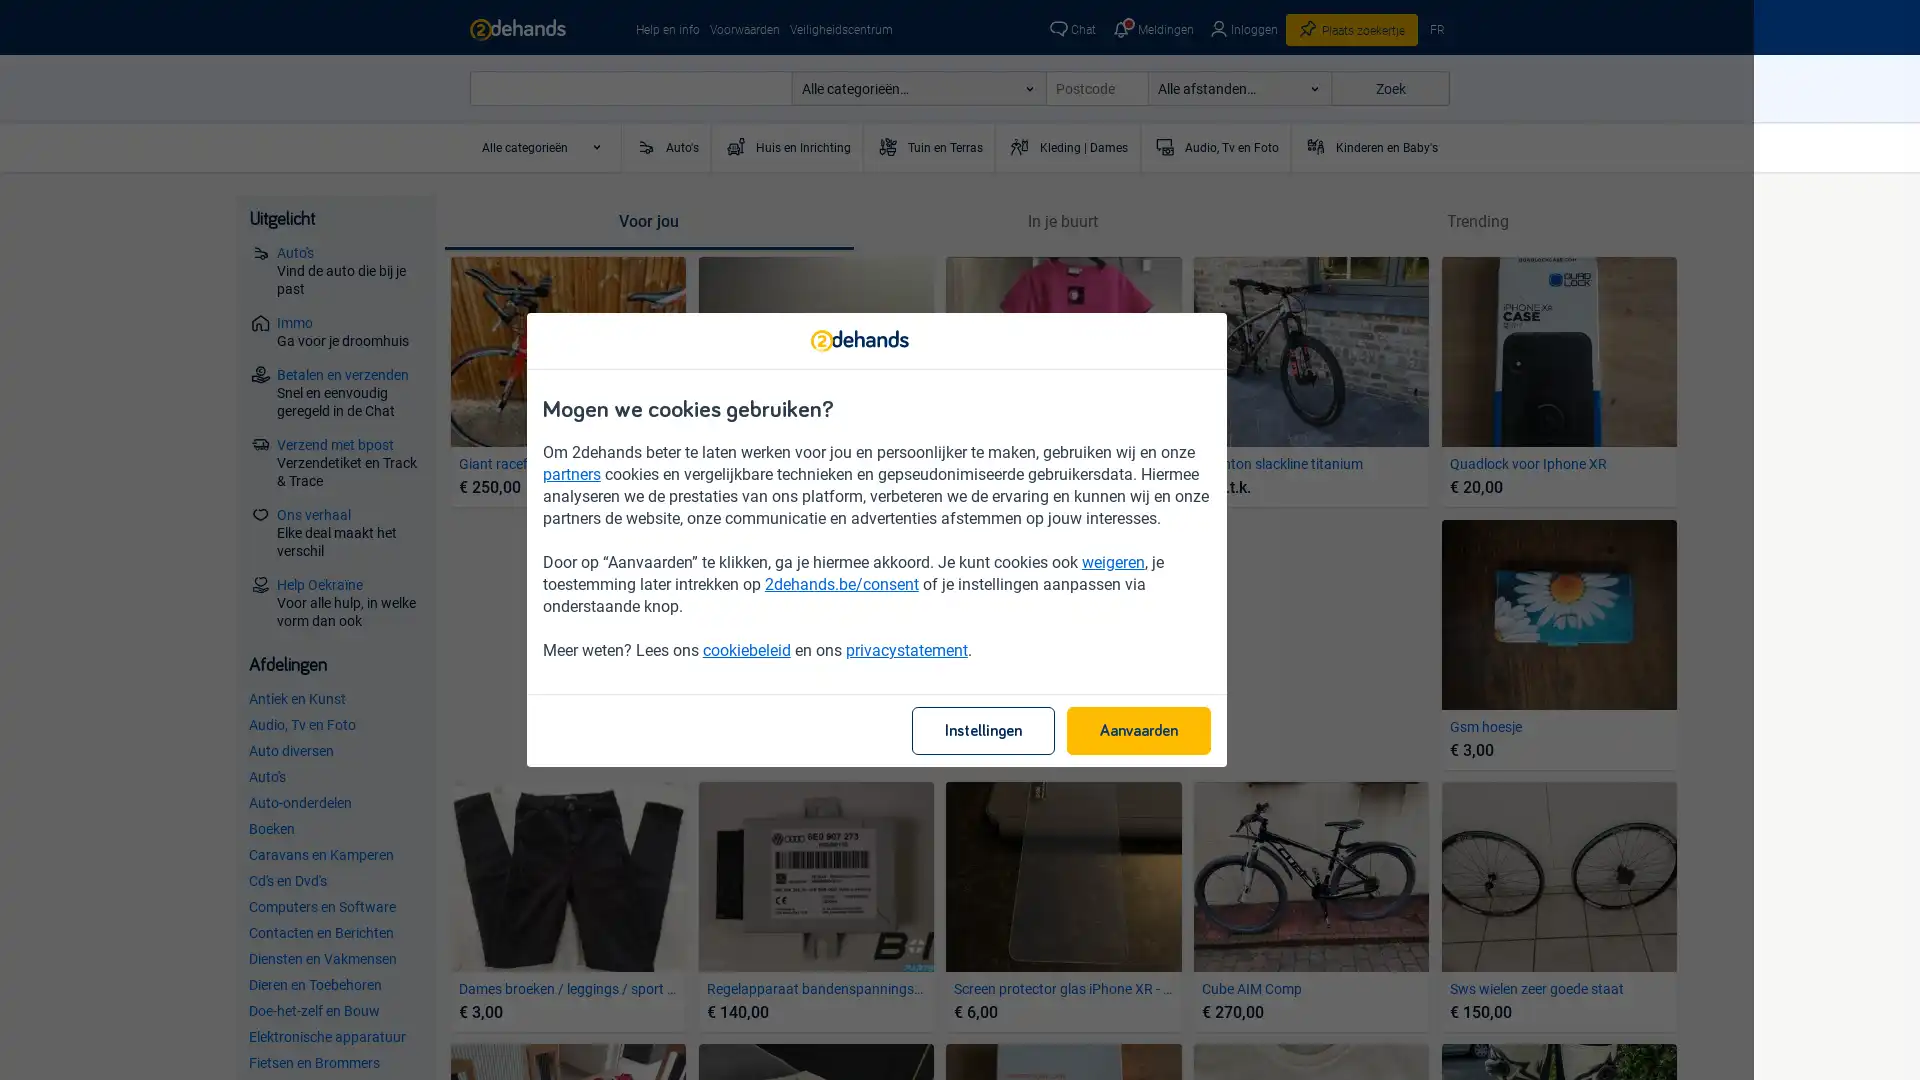 This screenshot has height=1080, width=1920. Describe the element at coordinates (1151, 30) in the screenshot. I see `Meldingen` at that location.